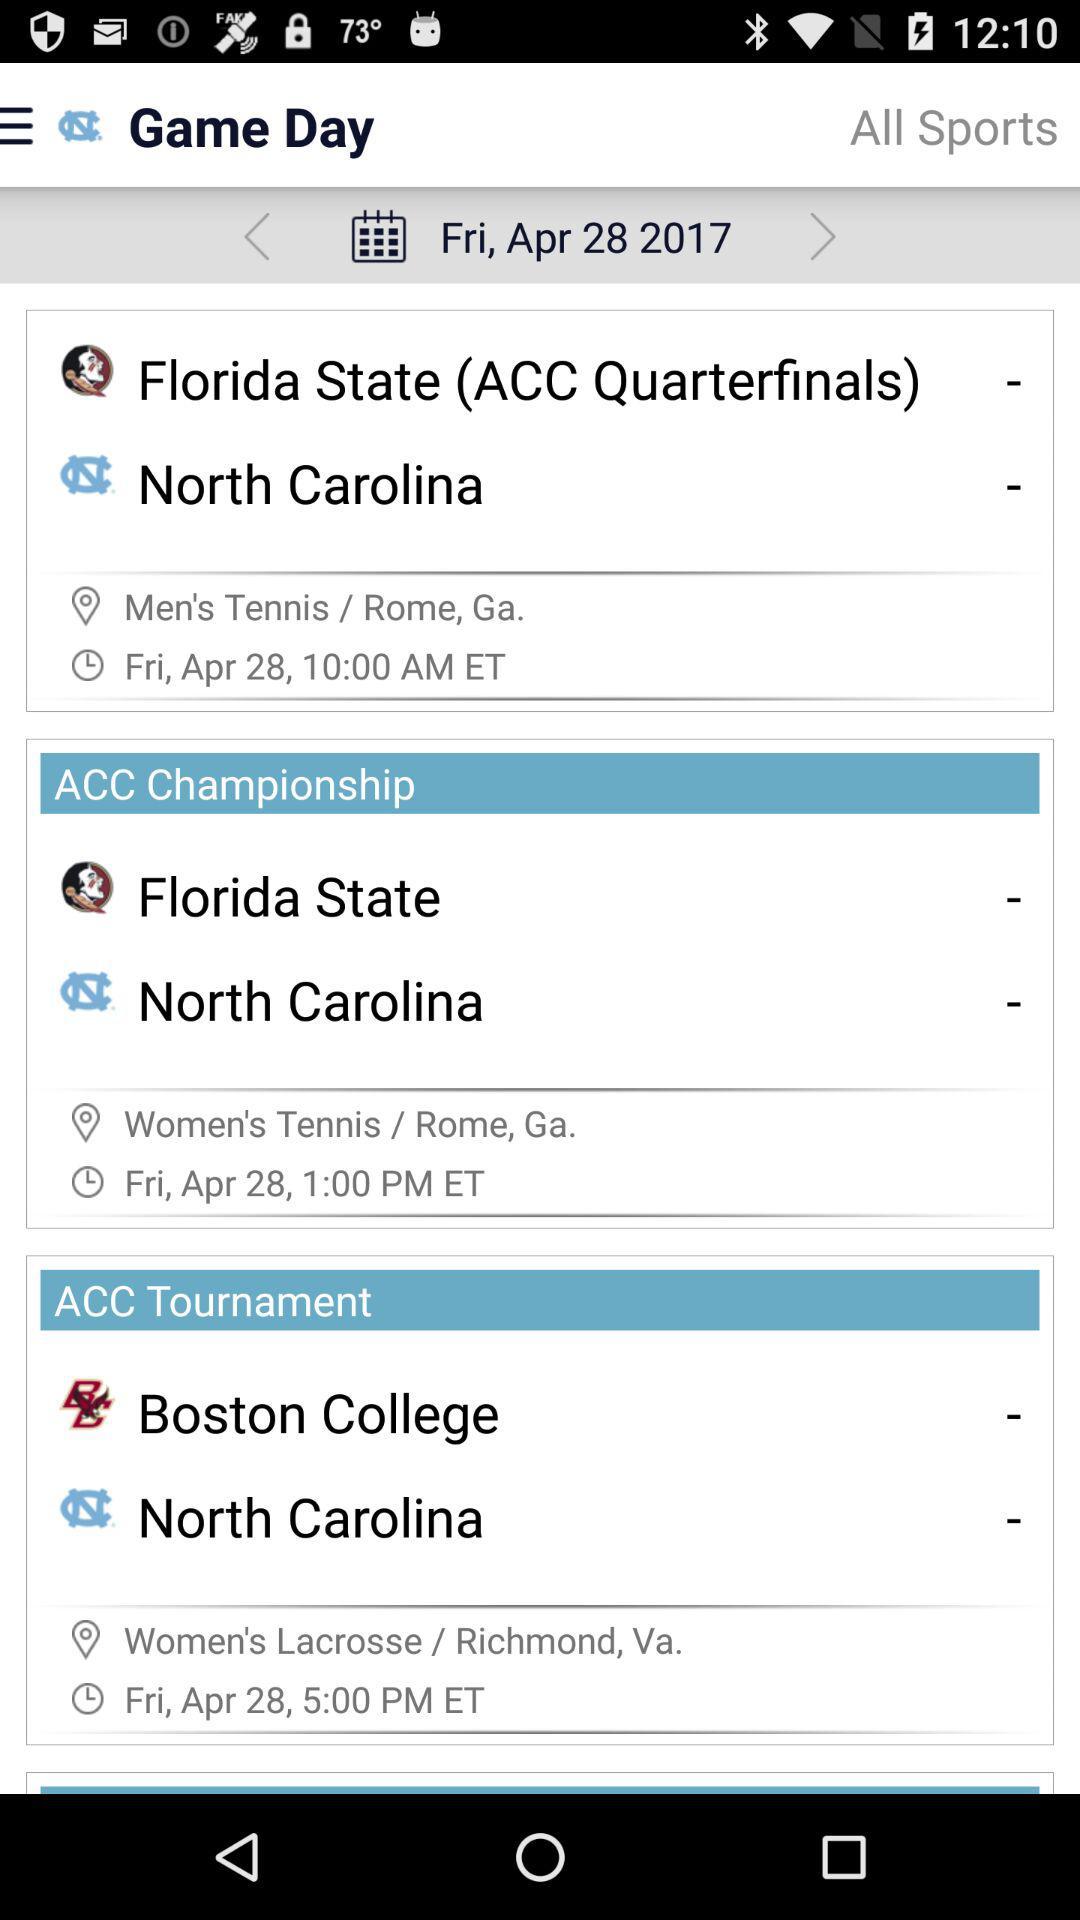 This screenshot has width=1080, height=1920. Describe the element at coordinates (1014, 1410) in the screenshot. I see `the item to the right of boston college app` at that location.